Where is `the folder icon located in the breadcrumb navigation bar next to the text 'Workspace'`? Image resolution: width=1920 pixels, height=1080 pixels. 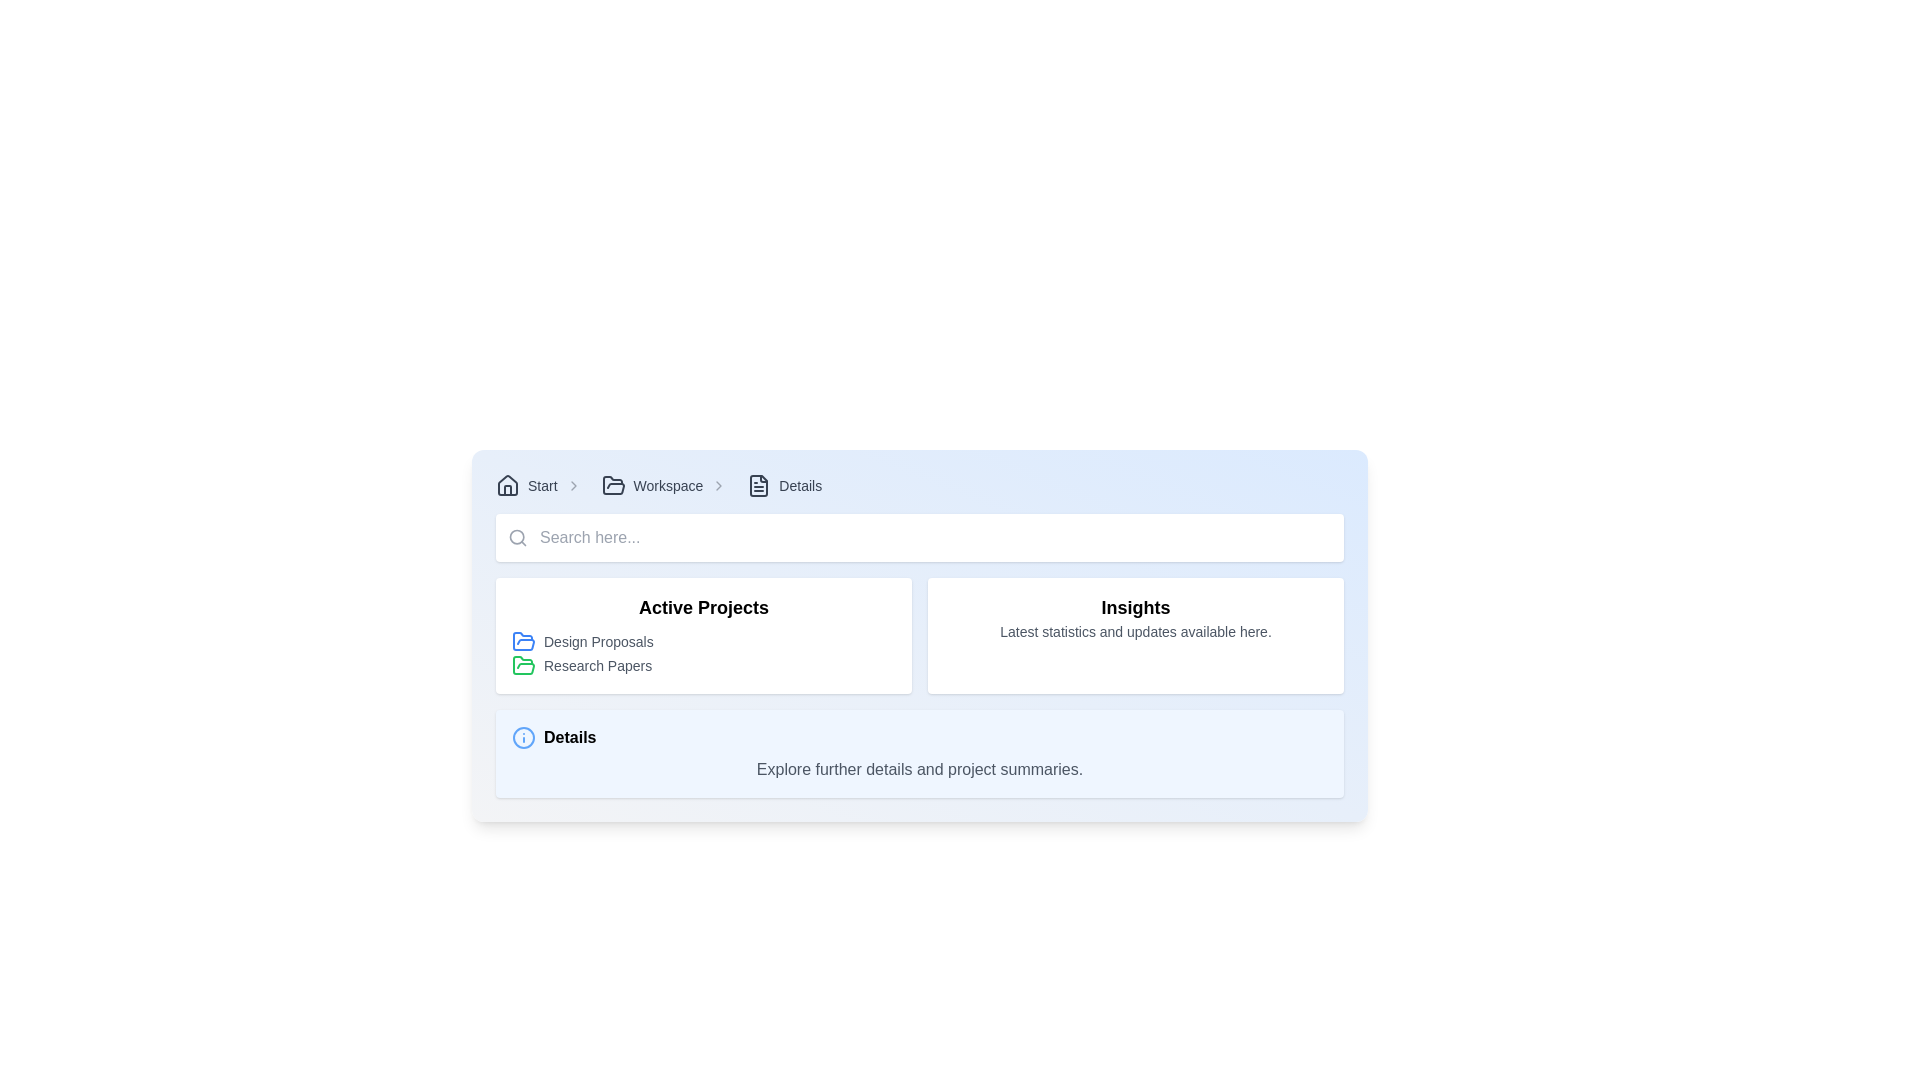
the folder icon located in the breadcrumb navigation bar next to the text 'Workspace' is located at coordinates (612, 486).